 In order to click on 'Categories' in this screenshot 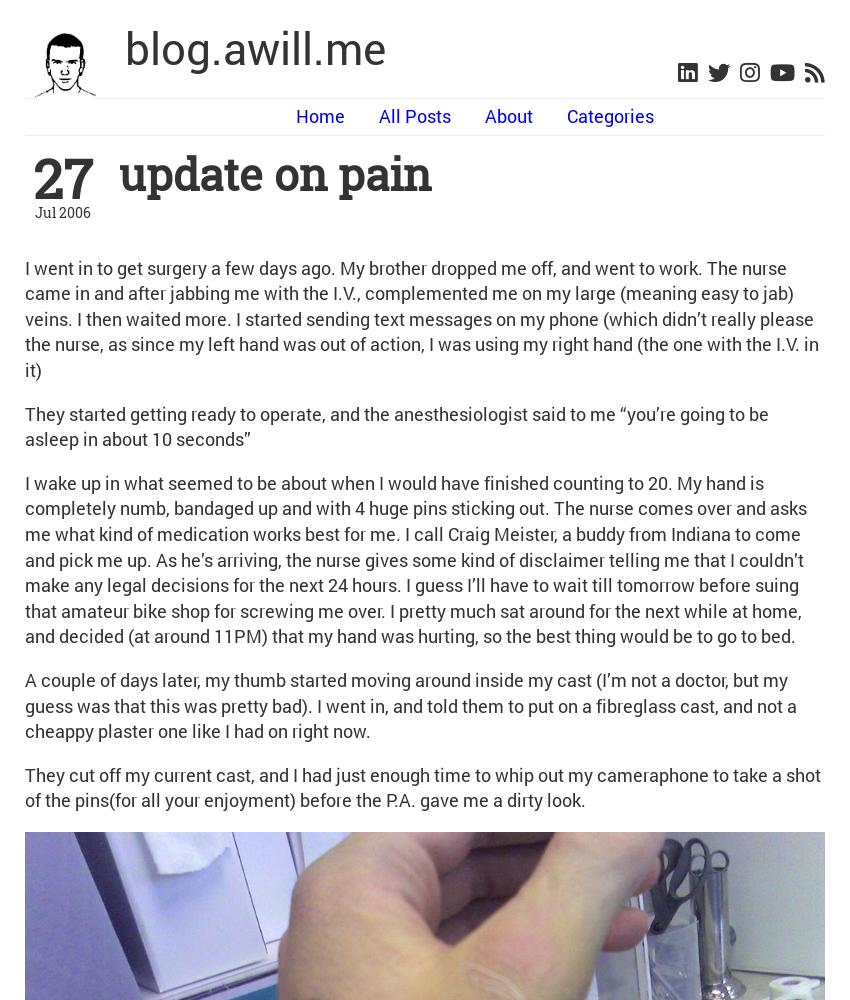, I will do `click(609, 115)`.